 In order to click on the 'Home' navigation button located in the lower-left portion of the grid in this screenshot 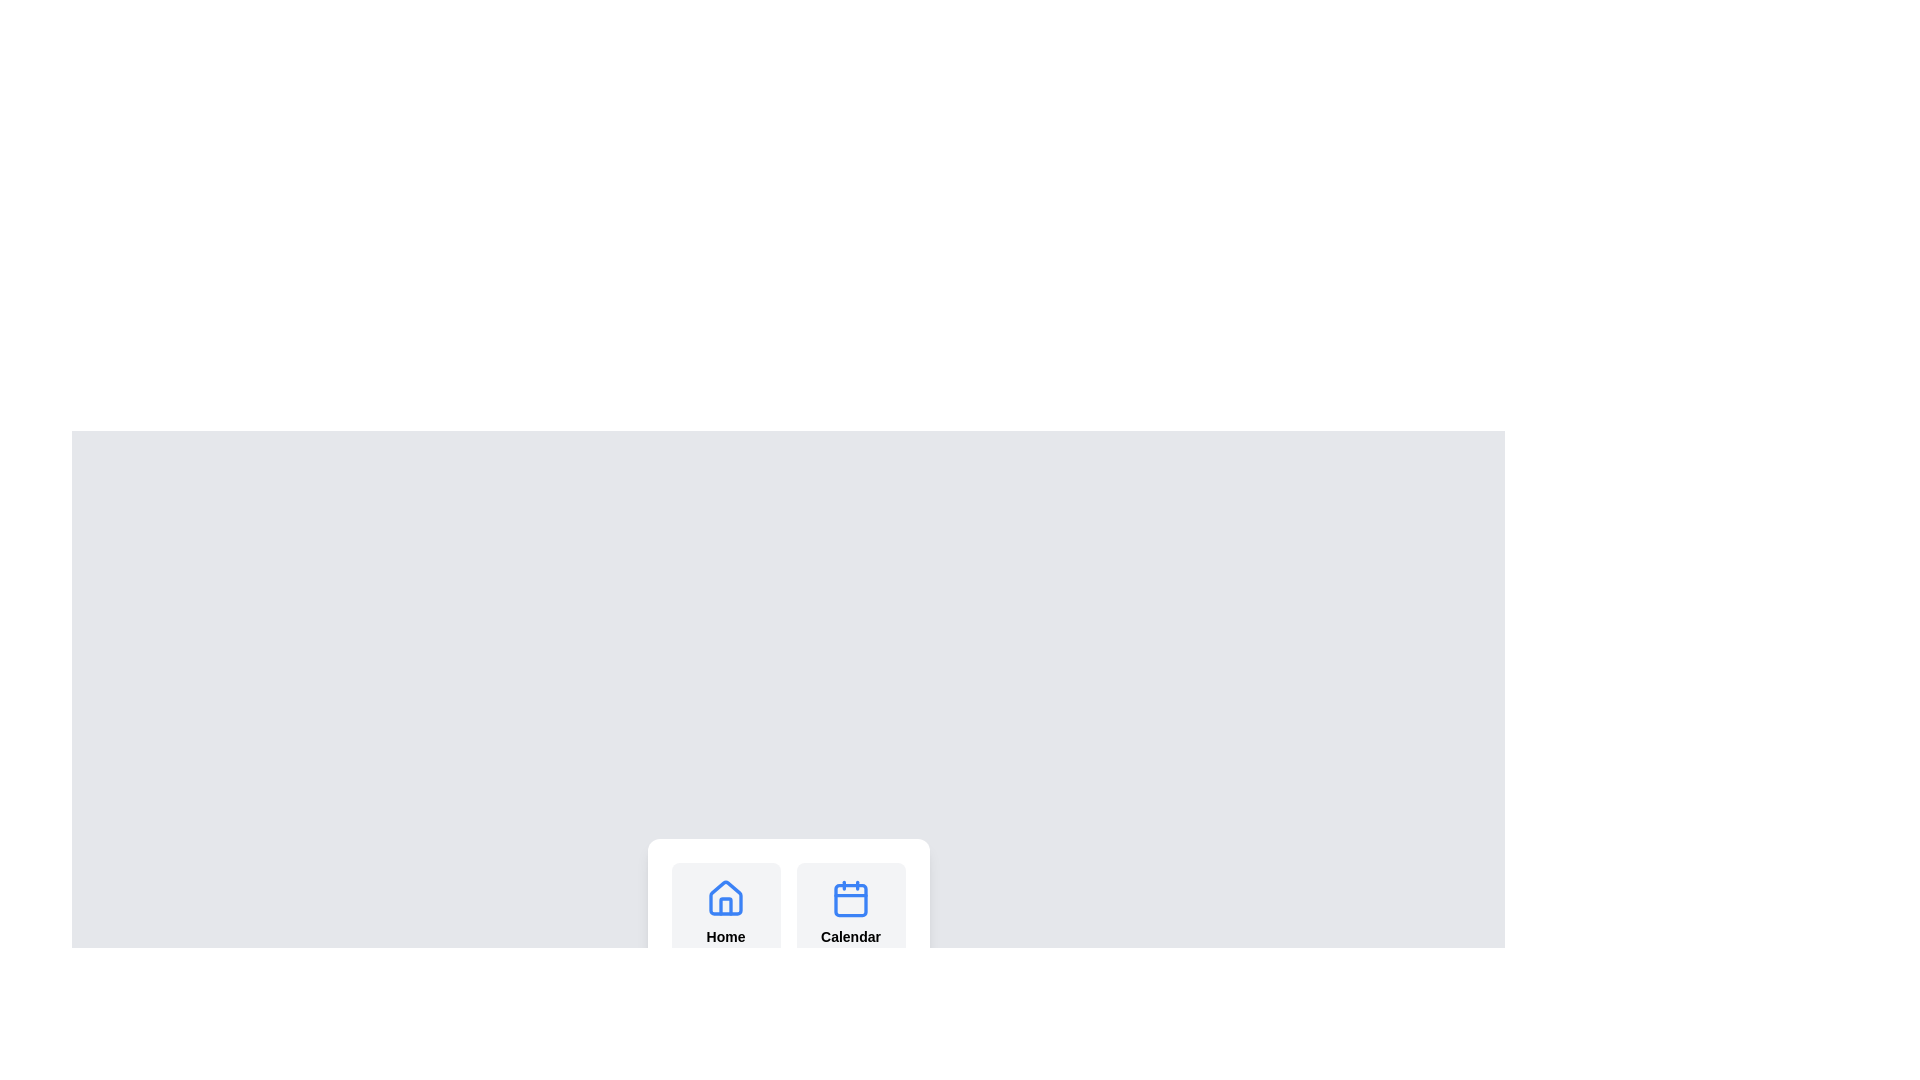, I will do `click(724, 913)`.